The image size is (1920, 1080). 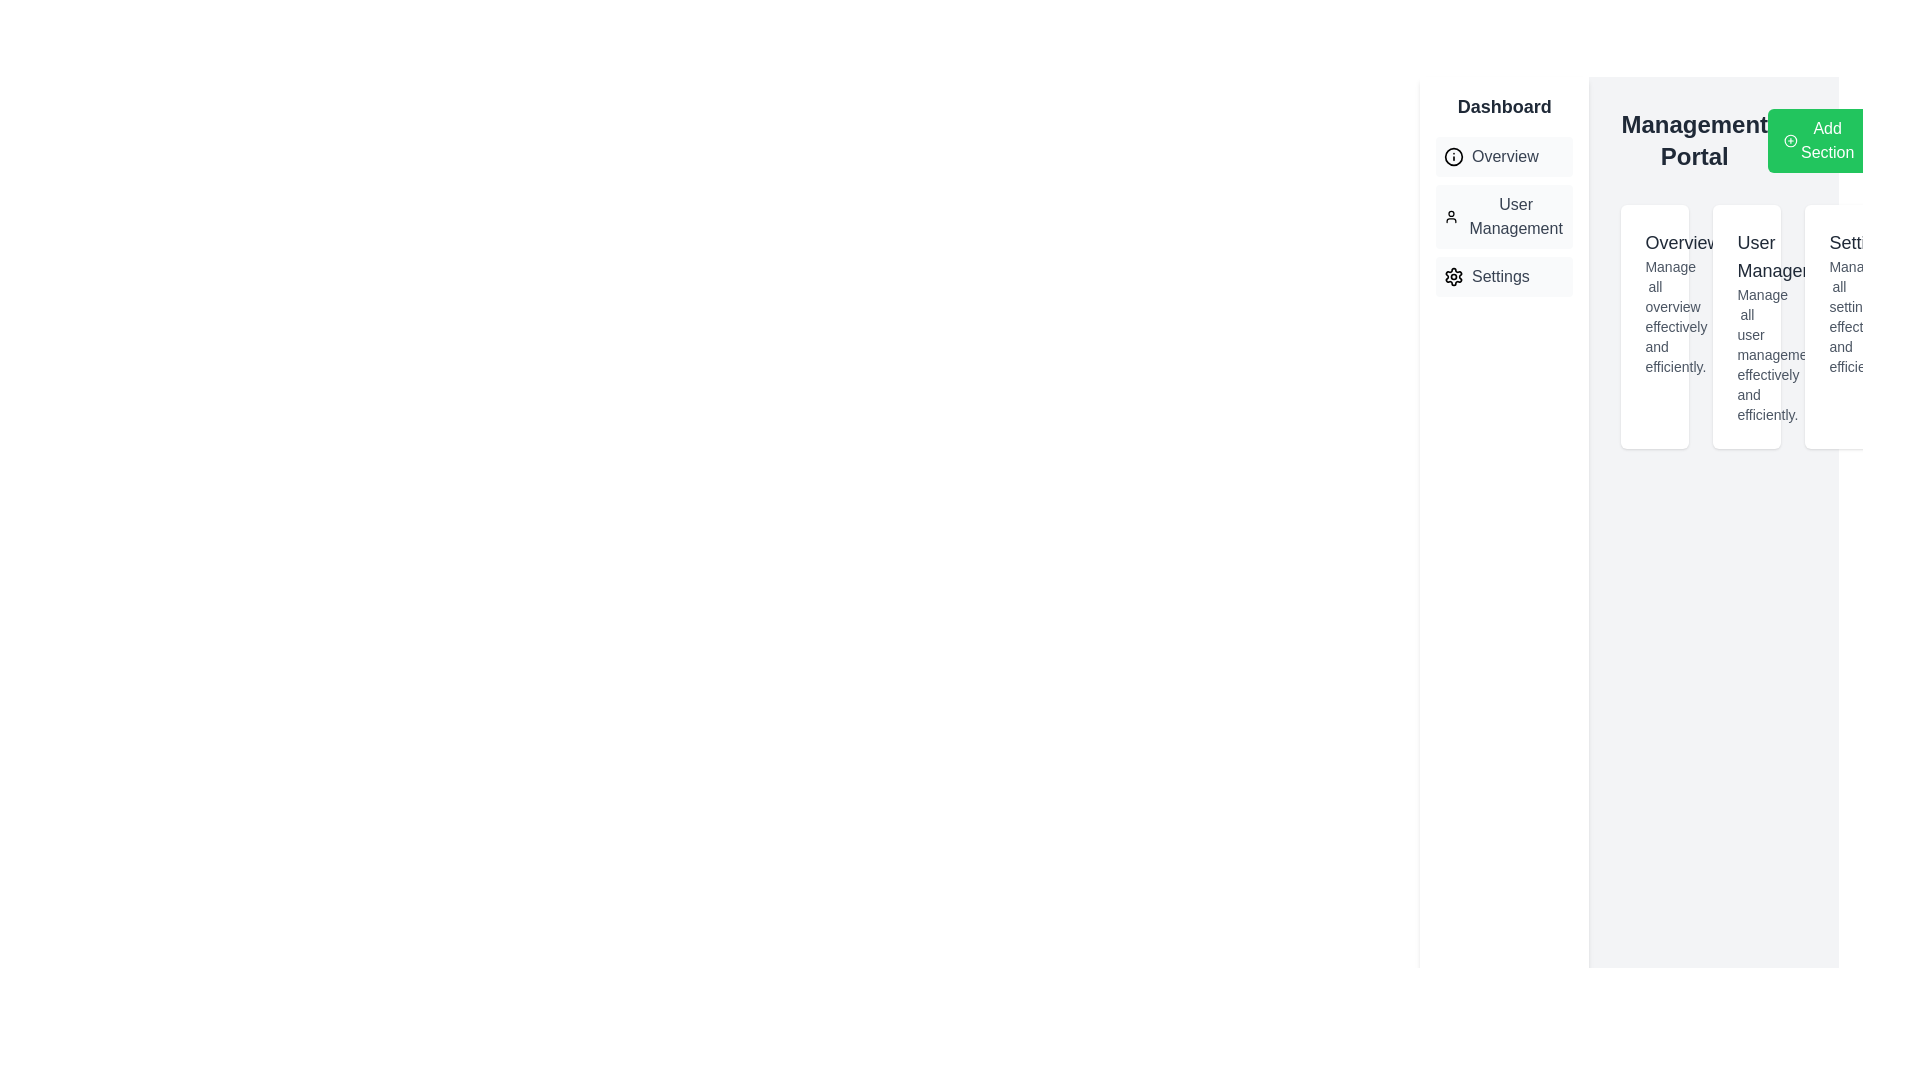 What do you see at coordinates (1454, 277) in the screenshot?
I see `the settings cogwheel icon located on the left-hand menu section under 'User Management'` at bounding box center [1454, 277].